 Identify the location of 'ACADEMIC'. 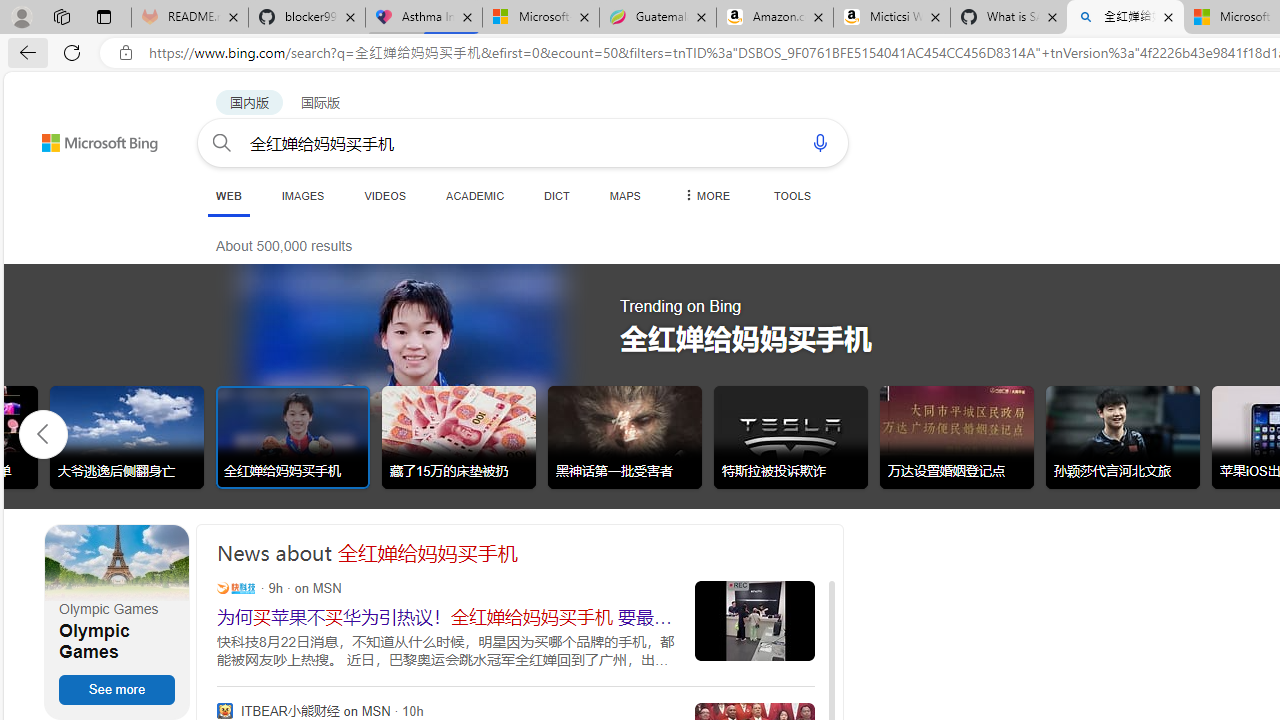
(474, 195).